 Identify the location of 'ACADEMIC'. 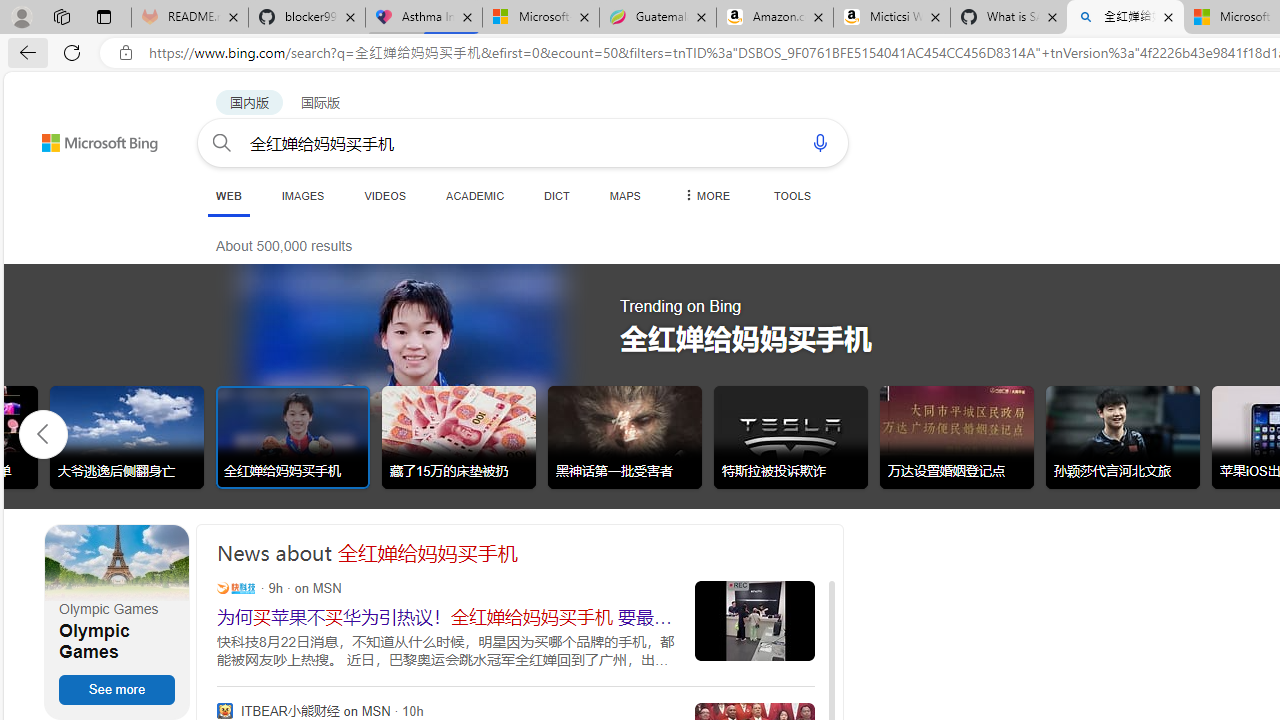
(474, 195).